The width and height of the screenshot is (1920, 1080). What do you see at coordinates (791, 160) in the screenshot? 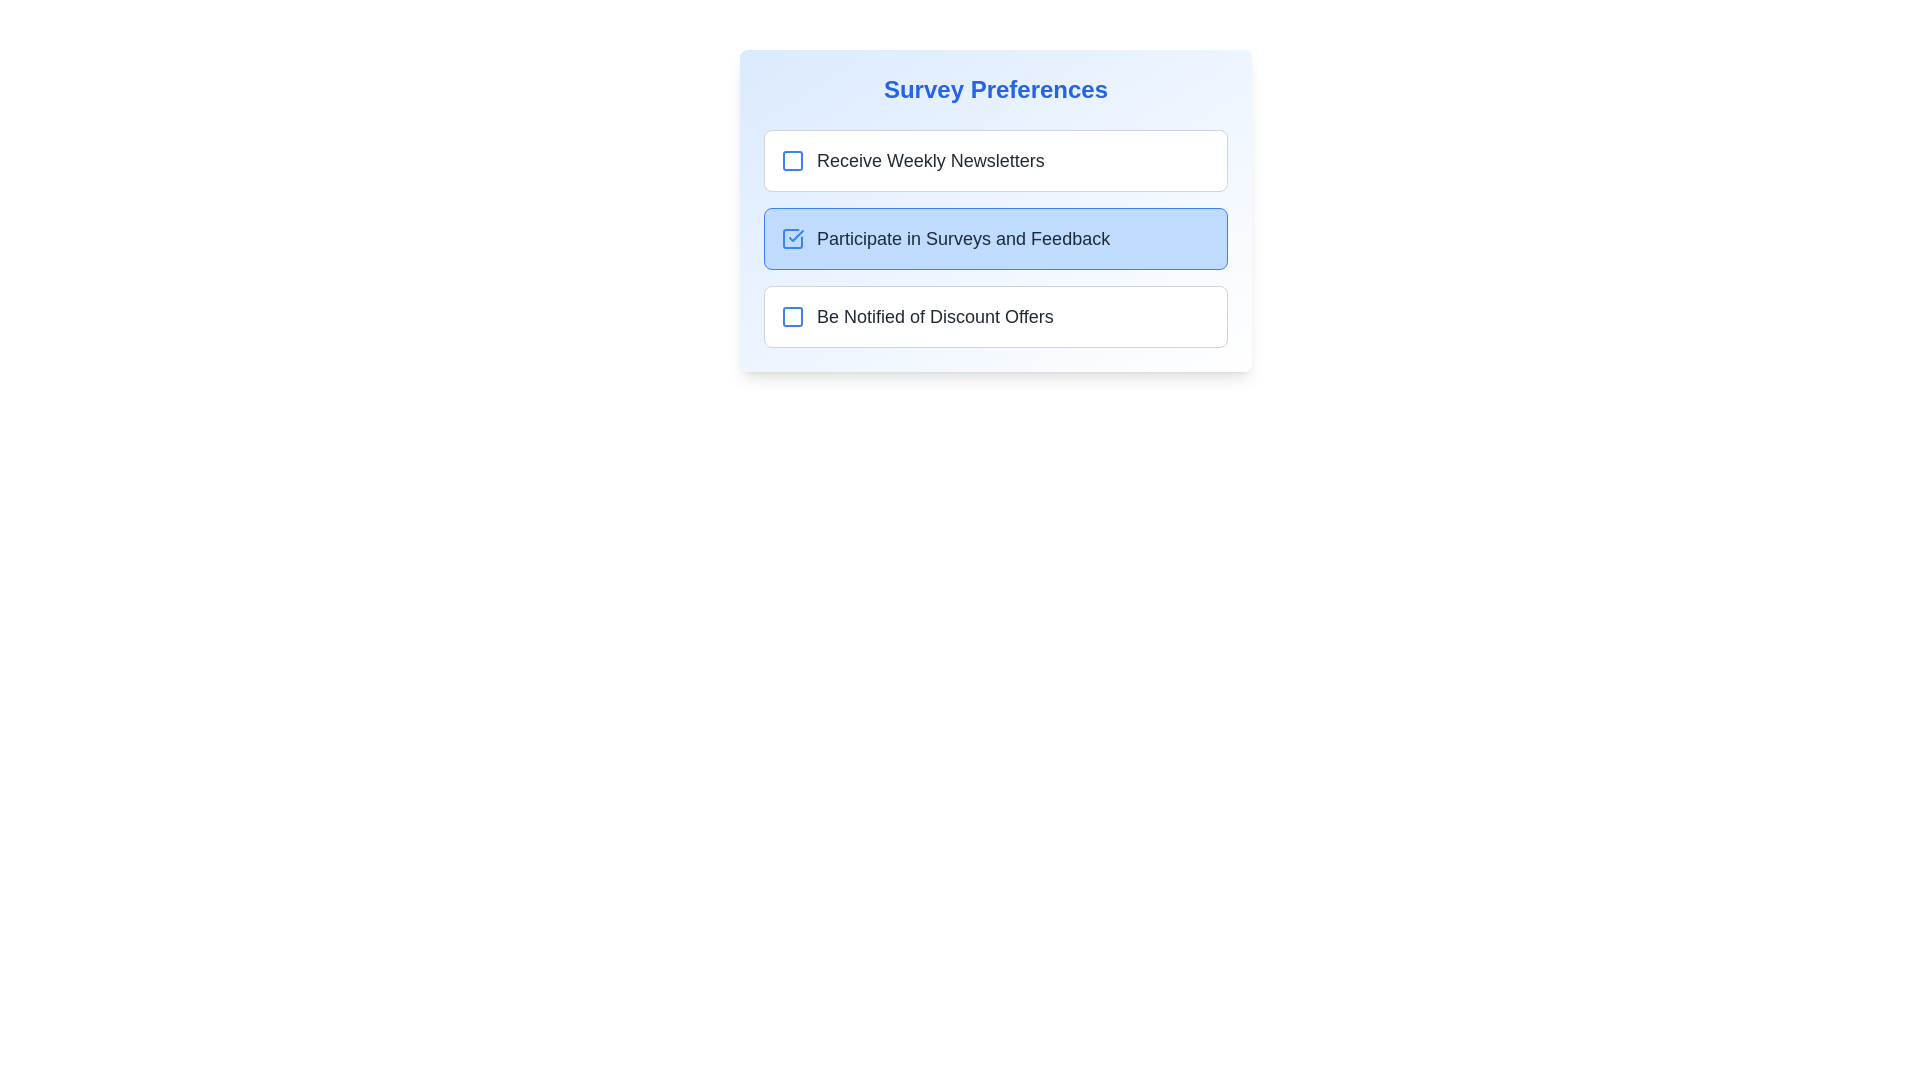
I see `the small blue square checkbox icon located to the left of the text 'Receive Weekly Newsletters'` at bounding box center [791, 160].